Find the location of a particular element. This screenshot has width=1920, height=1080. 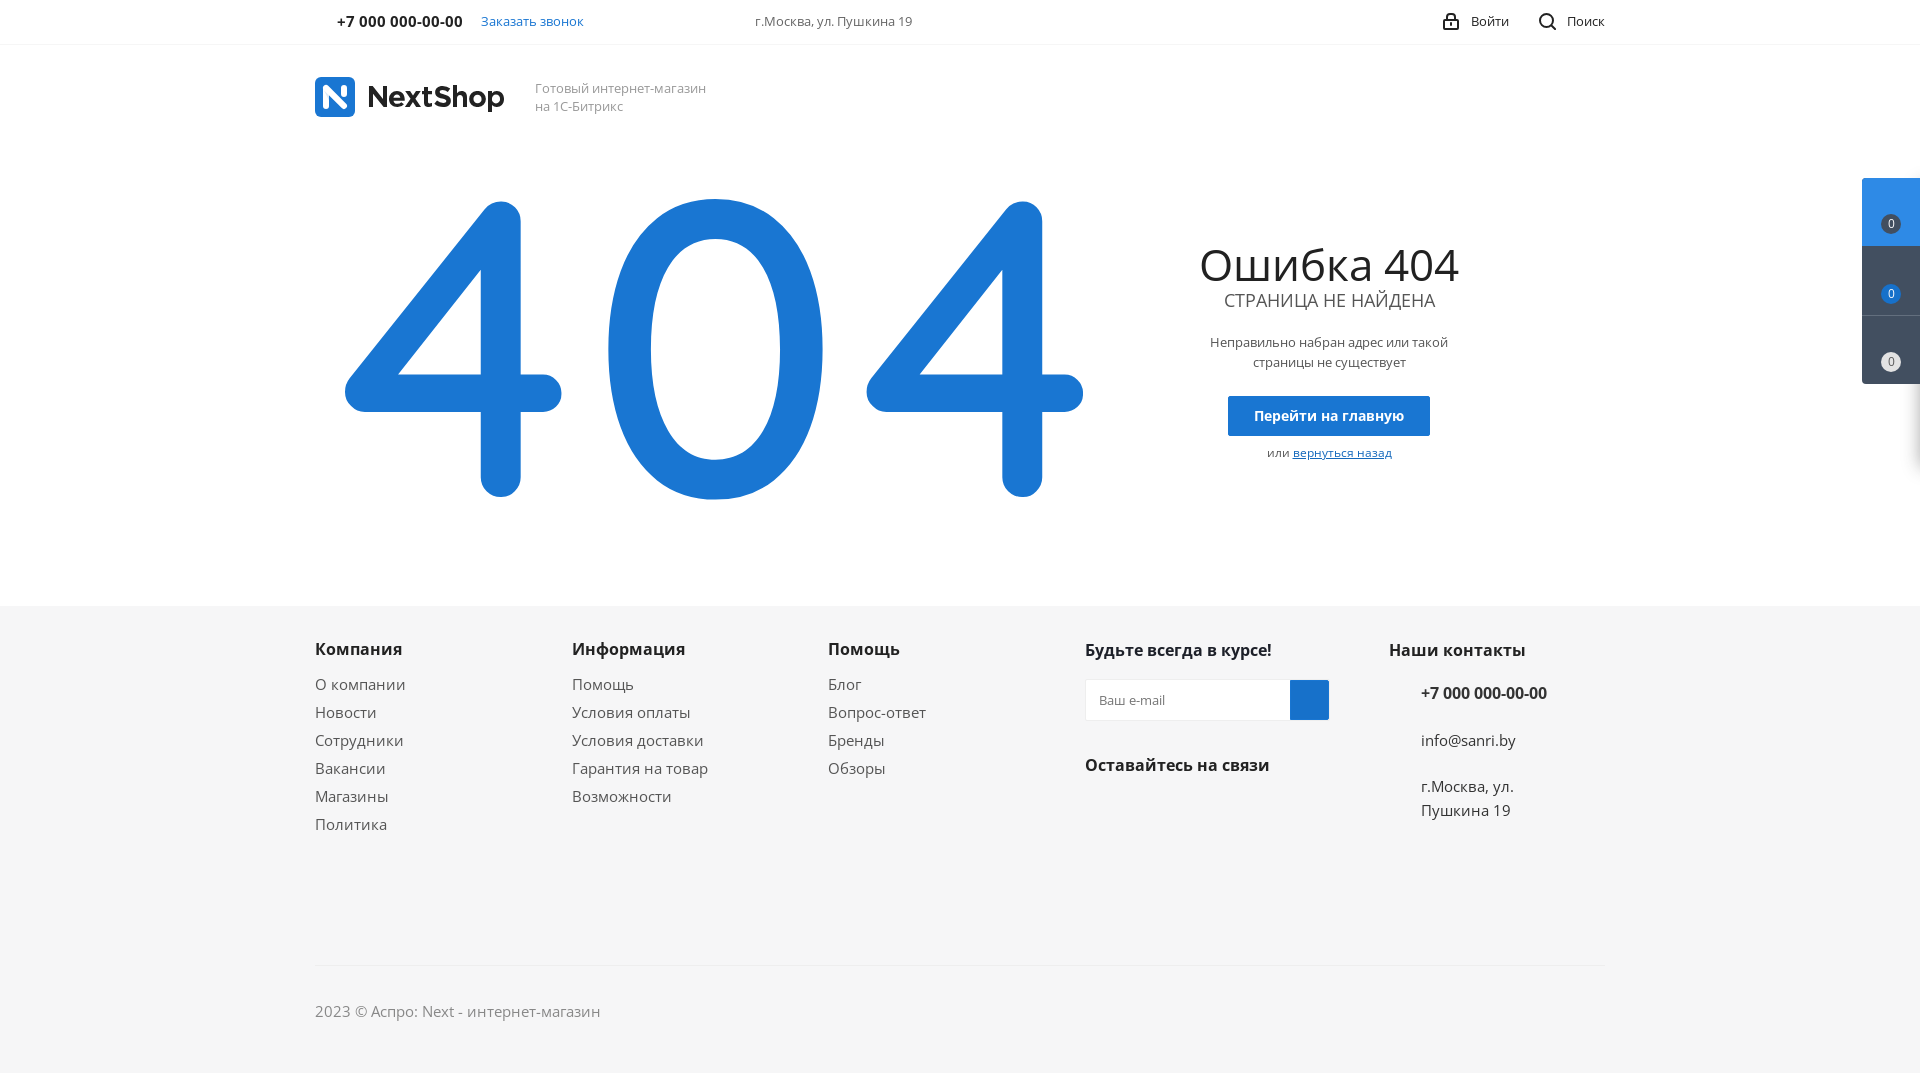

'Facebook' is located at coordinates (1155, 812).